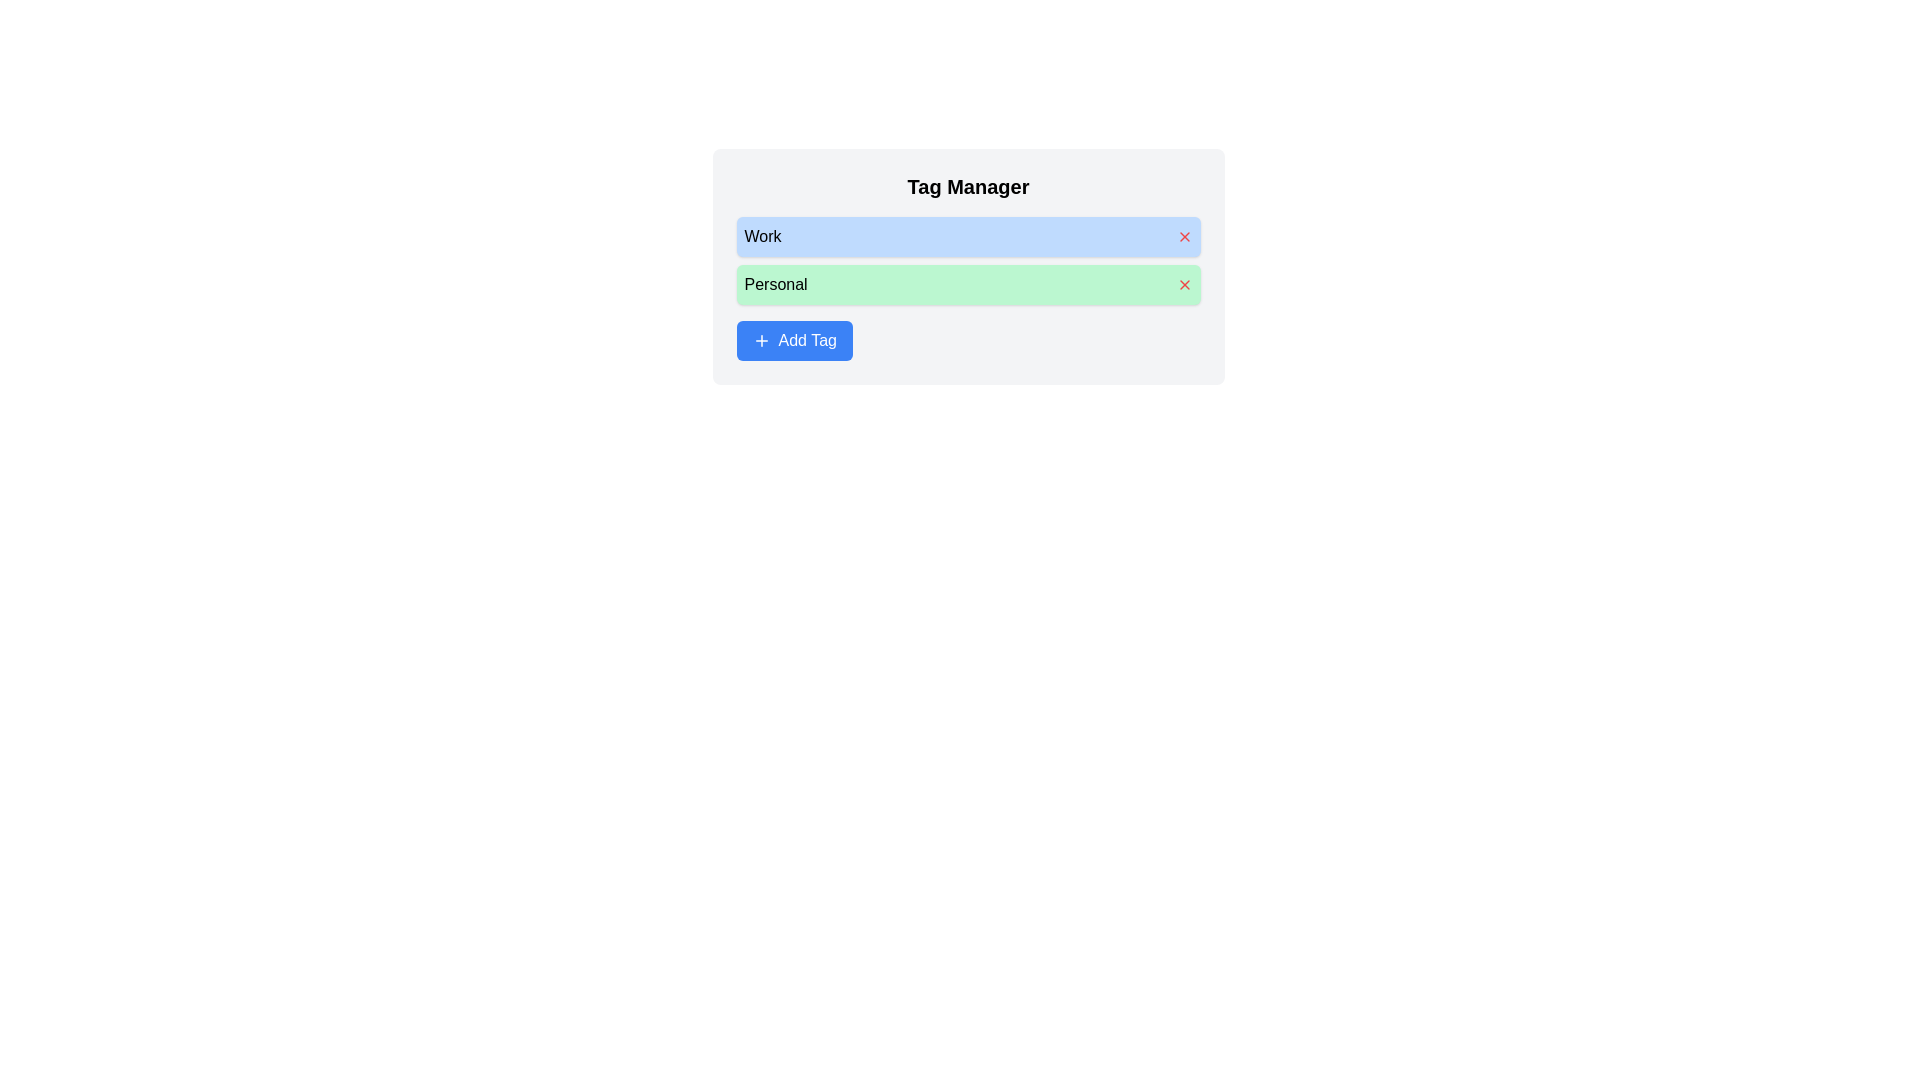 This screenshot has width=1920, height=1080. I want to click on text of the 'Personal' label, which is centrally aligned within a green rectangular box in the tag management interface, so click(775, 285).